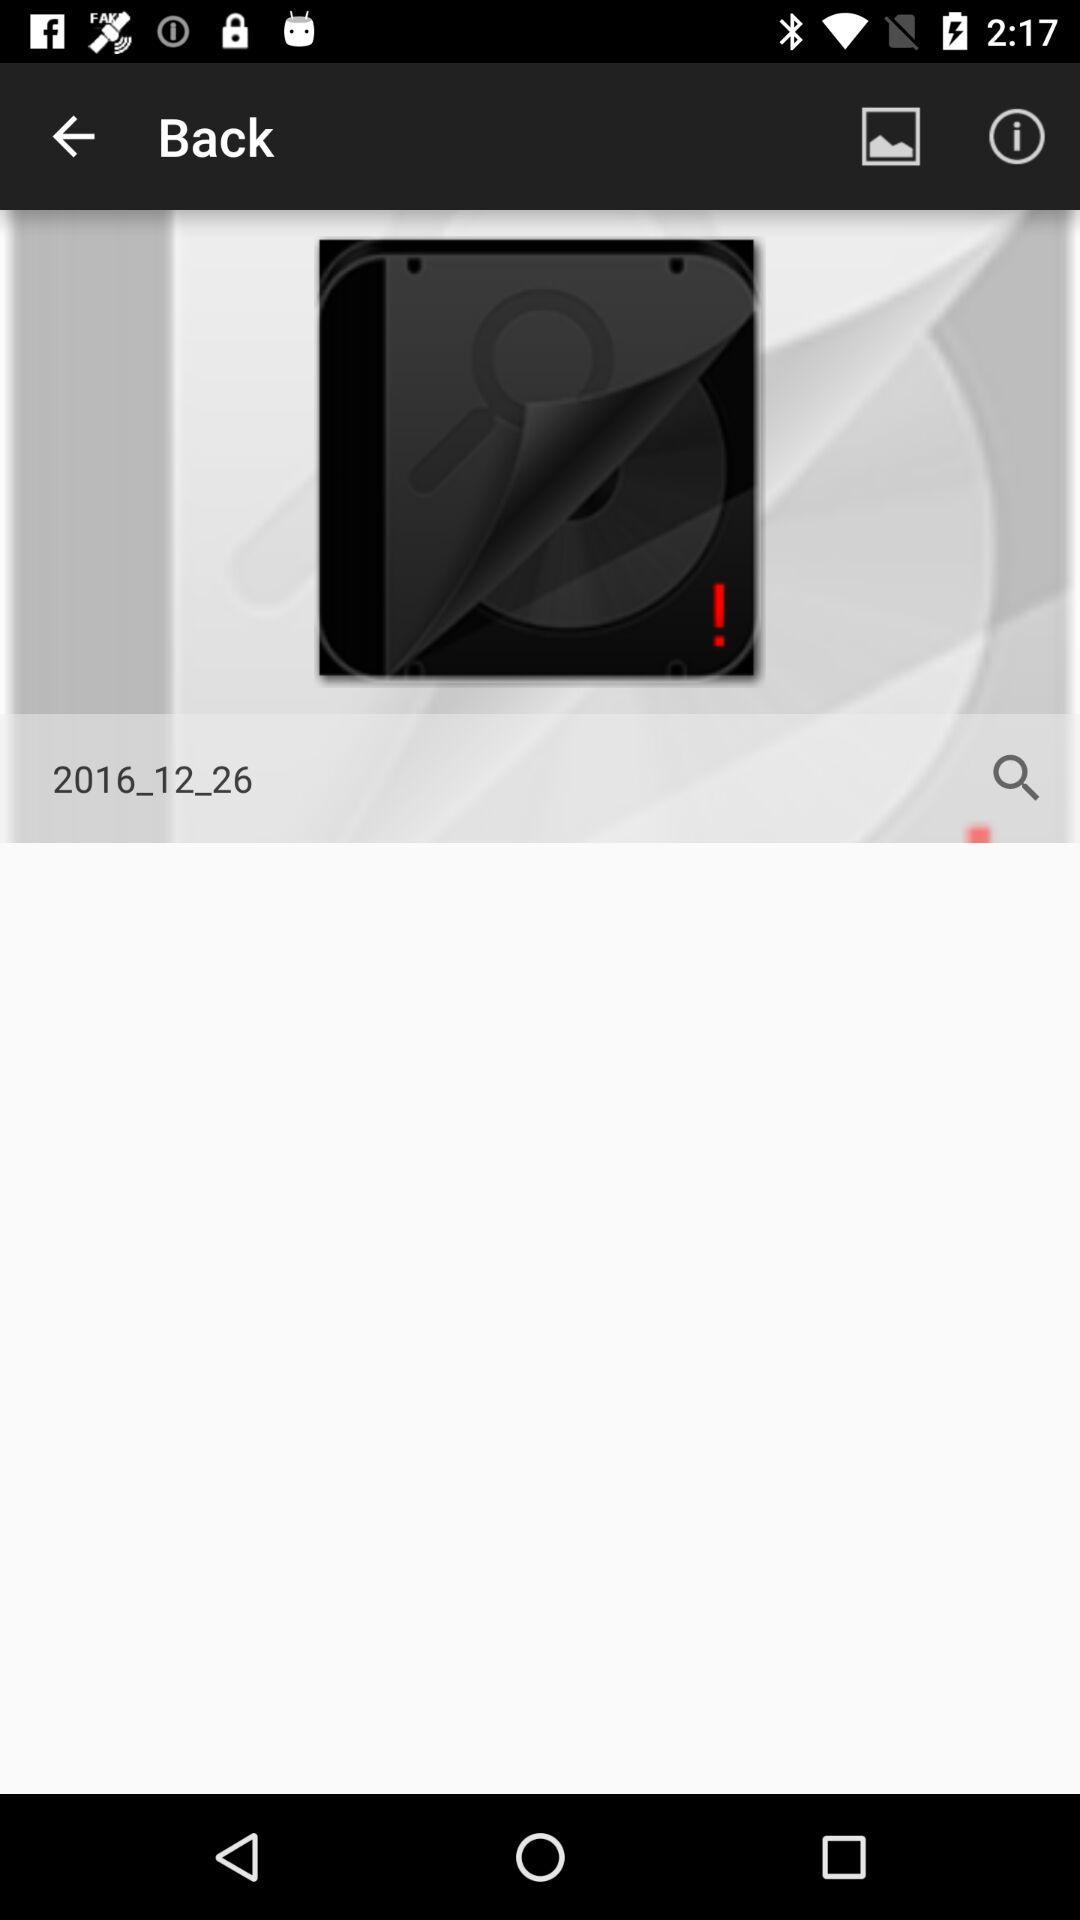 The width and height of the screenshot is (1080, 1920). I want to click on the item next to the back app, so click(890, 135).